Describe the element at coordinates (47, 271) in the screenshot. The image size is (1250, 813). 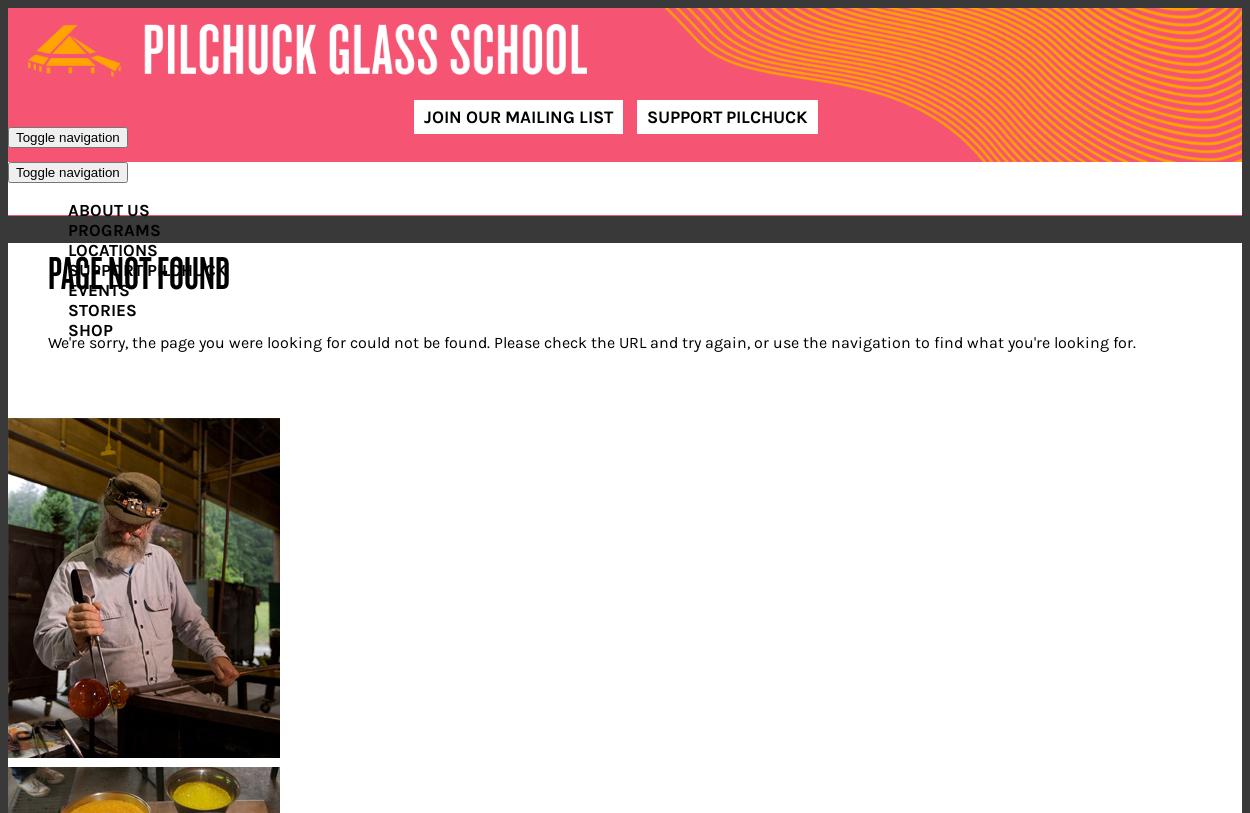
I see `'Page Not Found'` at that location.